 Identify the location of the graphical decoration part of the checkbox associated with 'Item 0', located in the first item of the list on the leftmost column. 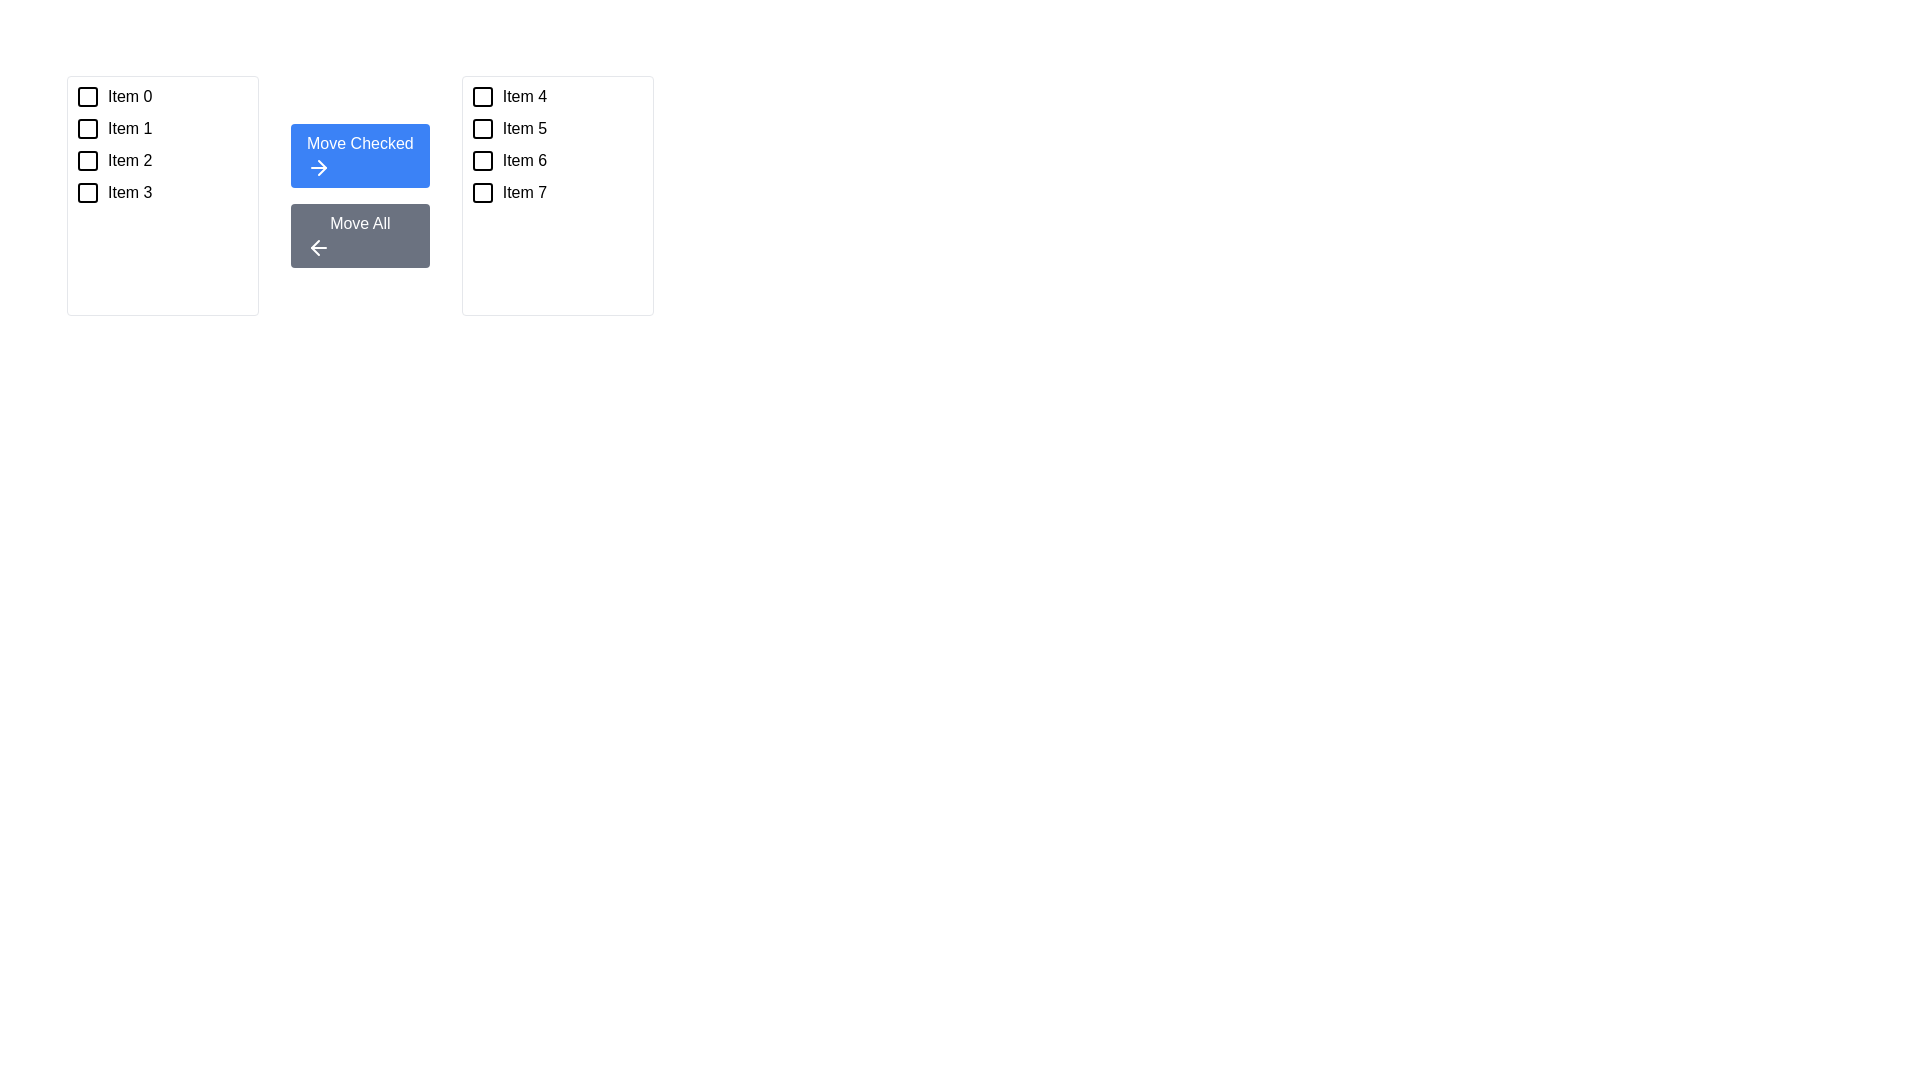
(86, 96).